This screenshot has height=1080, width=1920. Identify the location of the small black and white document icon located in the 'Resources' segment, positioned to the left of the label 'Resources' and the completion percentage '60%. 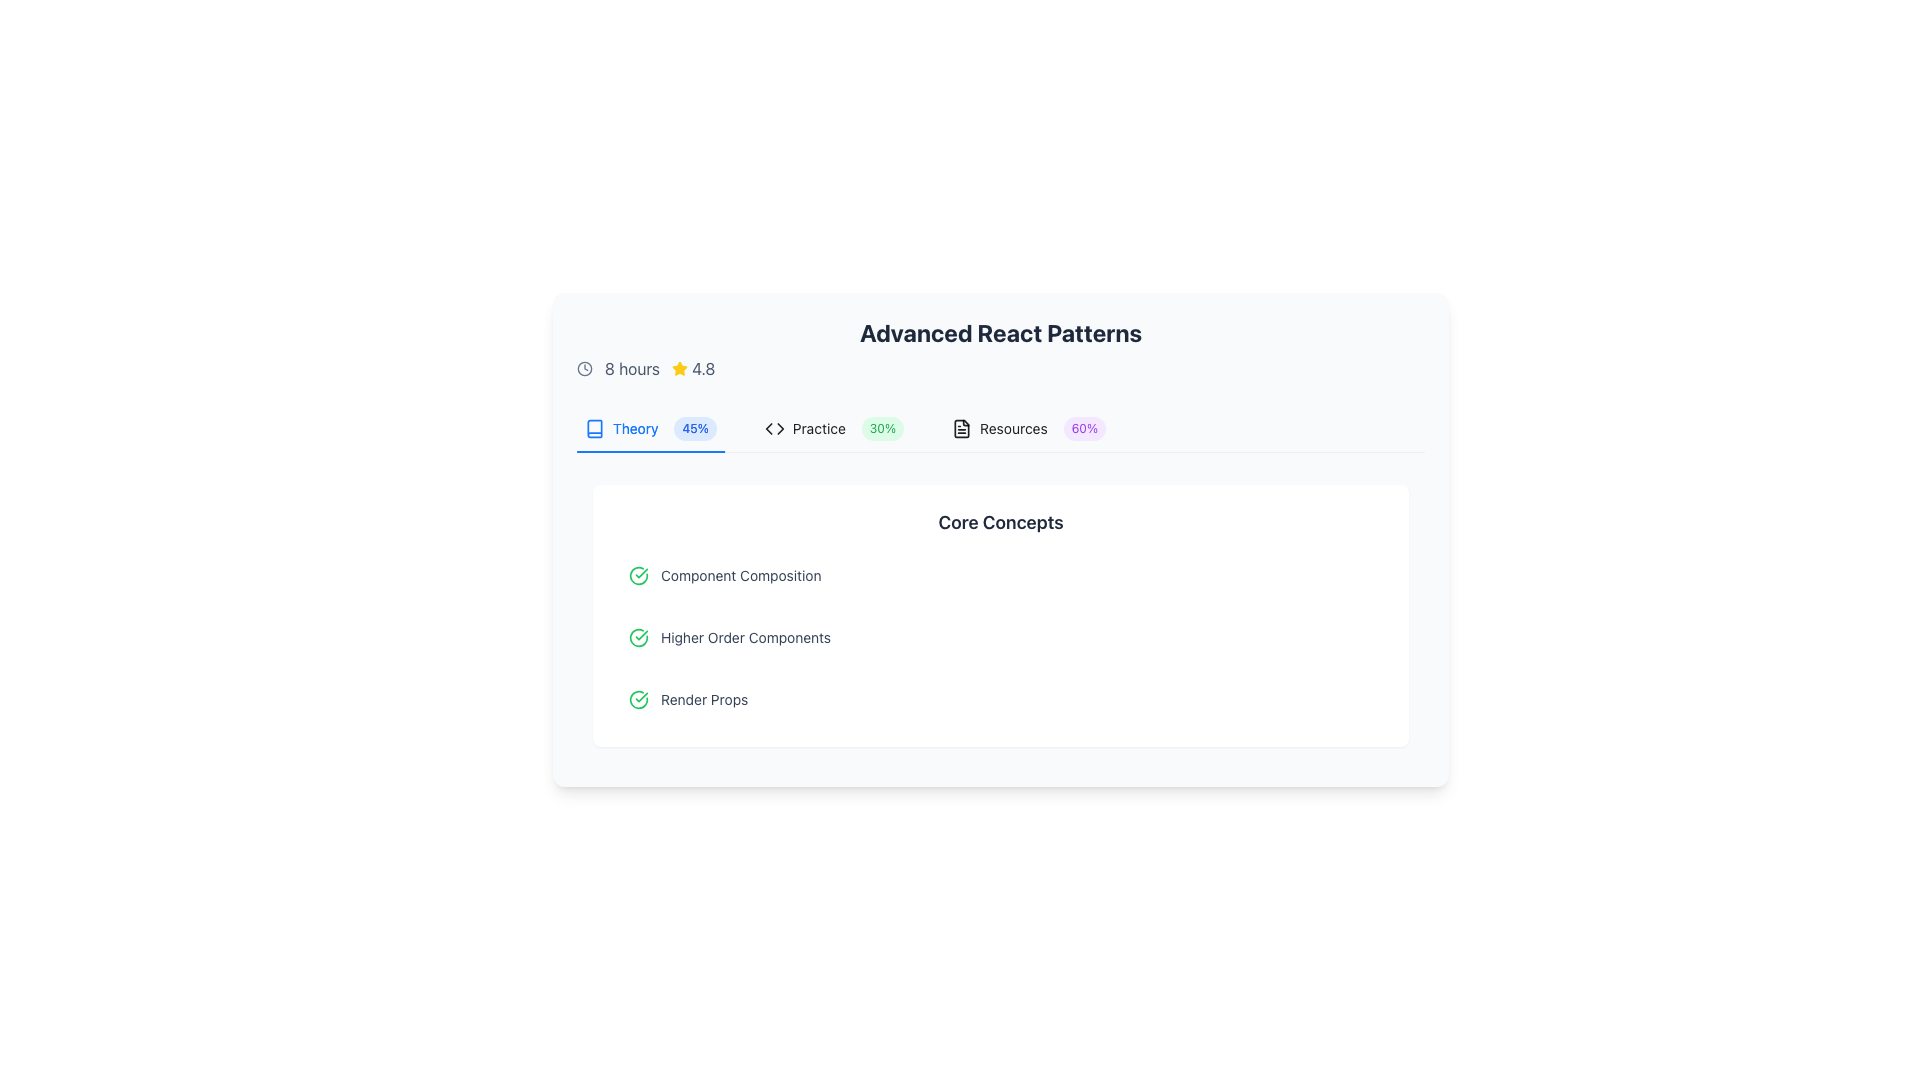
(962, 427).